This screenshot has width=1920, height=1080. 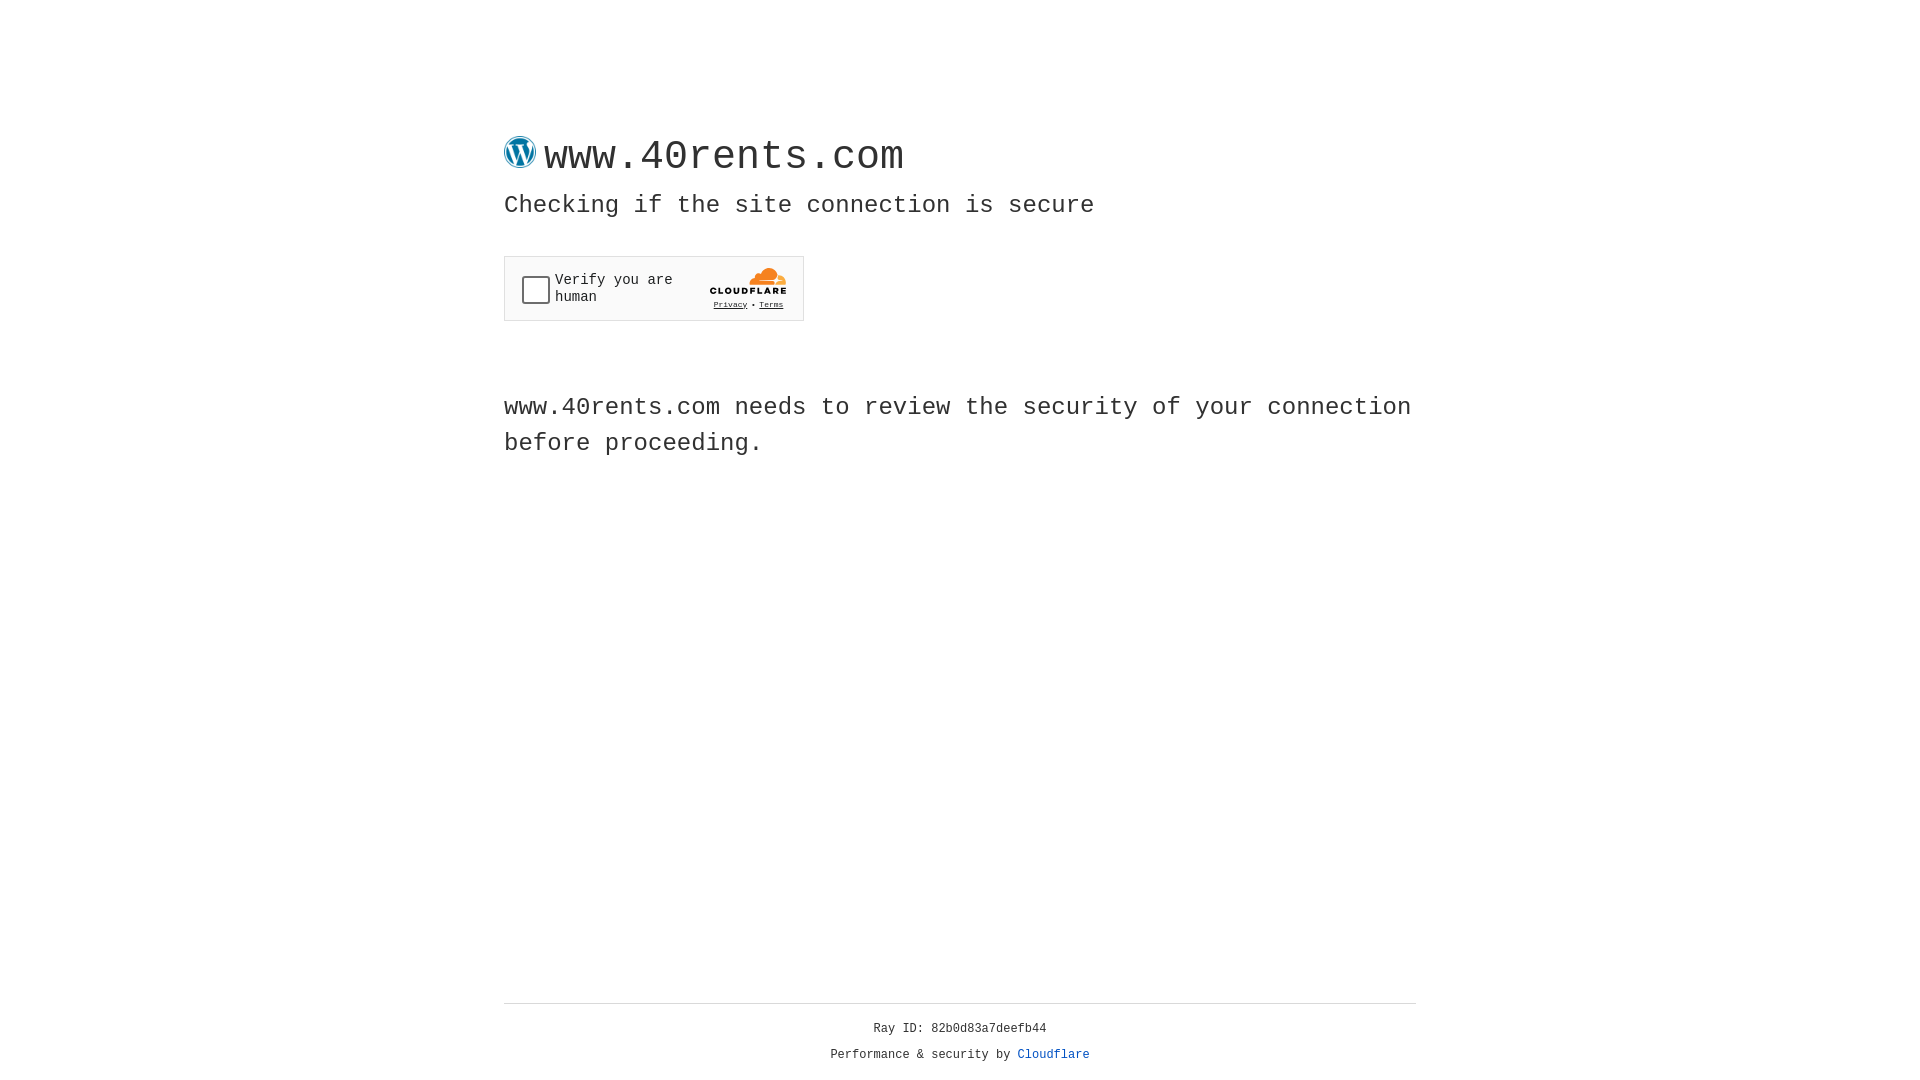 I want to click on 'Widget containing a Cloudflare security challenge', so click(x=653, y=288).